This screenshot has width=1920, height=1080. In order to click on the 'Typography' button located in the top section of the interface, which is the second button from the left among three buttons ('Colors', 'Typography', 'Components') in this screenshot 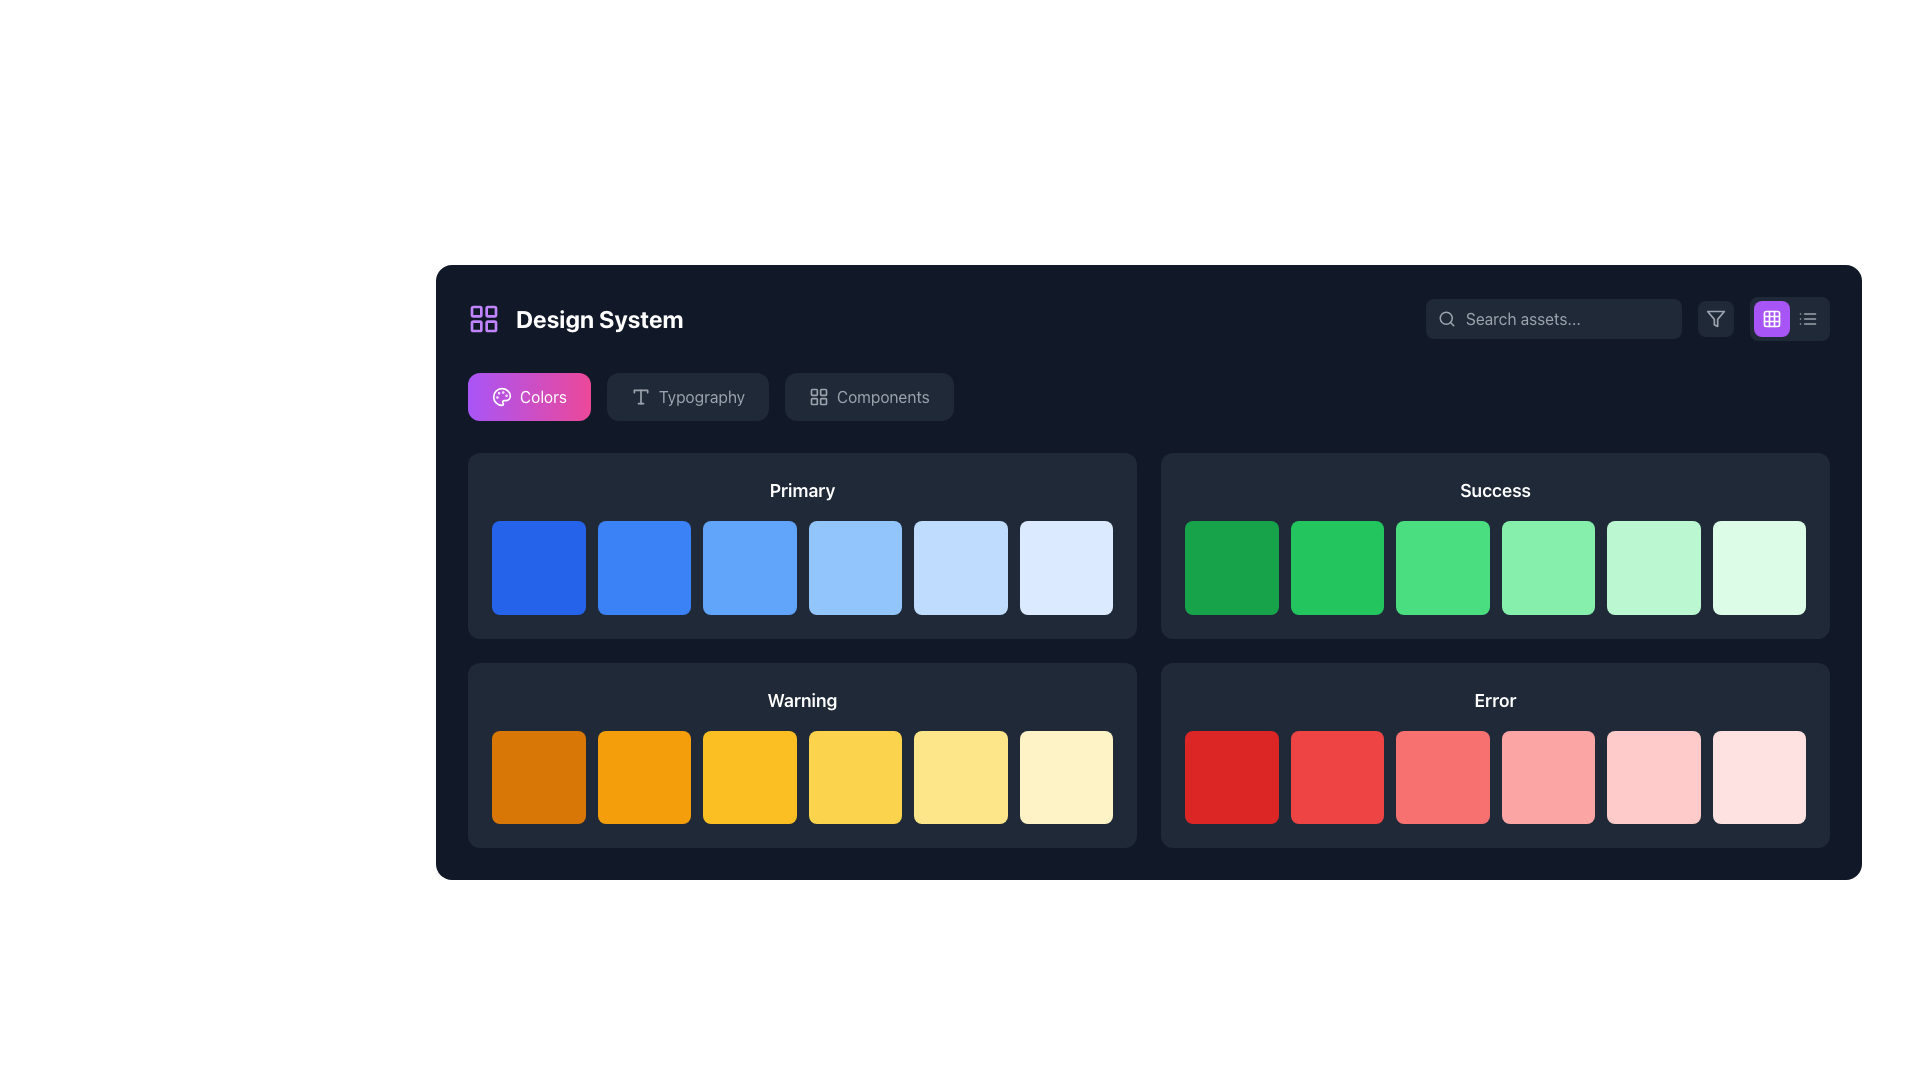, I will do `click(687, 397)`.